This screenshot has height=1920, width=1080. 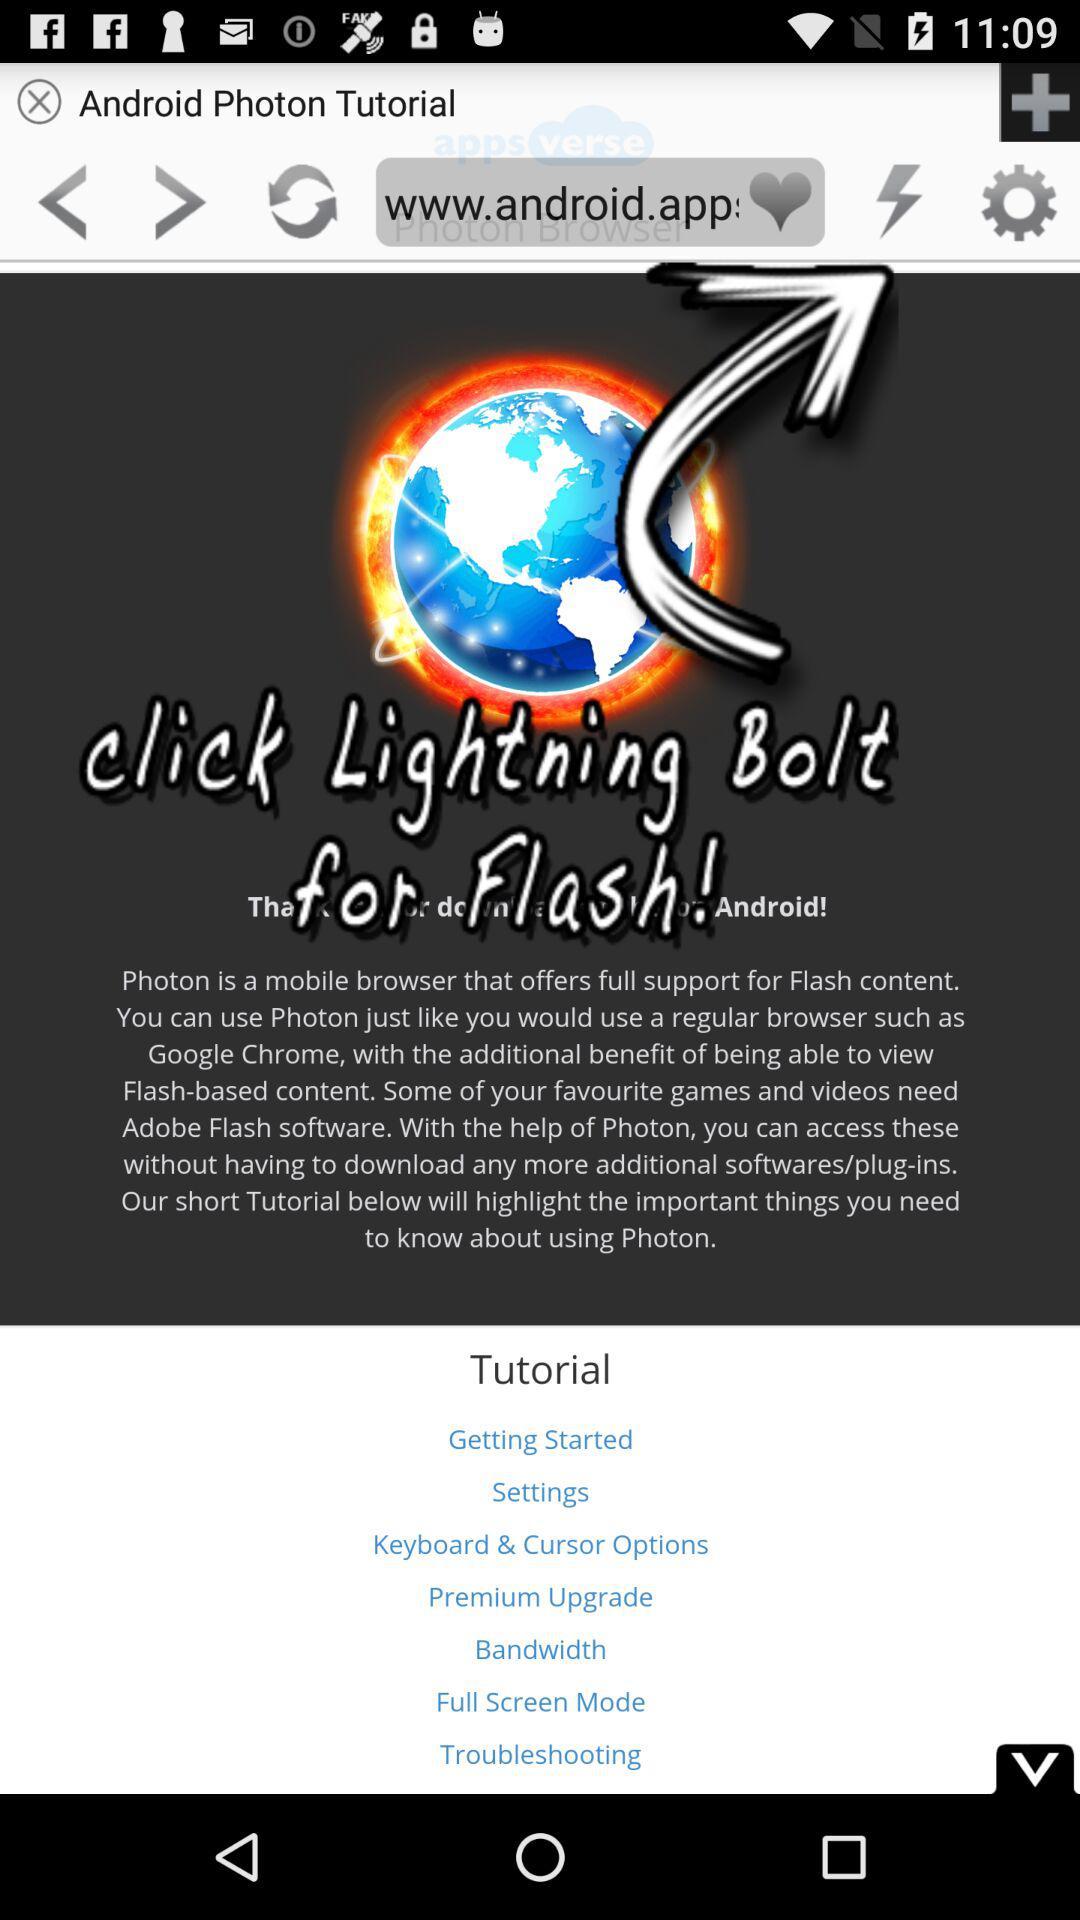 What do you see at coordinates (301, 216) in the screenshot?
I see `the refresh icon` at bounding box center [301, 216].